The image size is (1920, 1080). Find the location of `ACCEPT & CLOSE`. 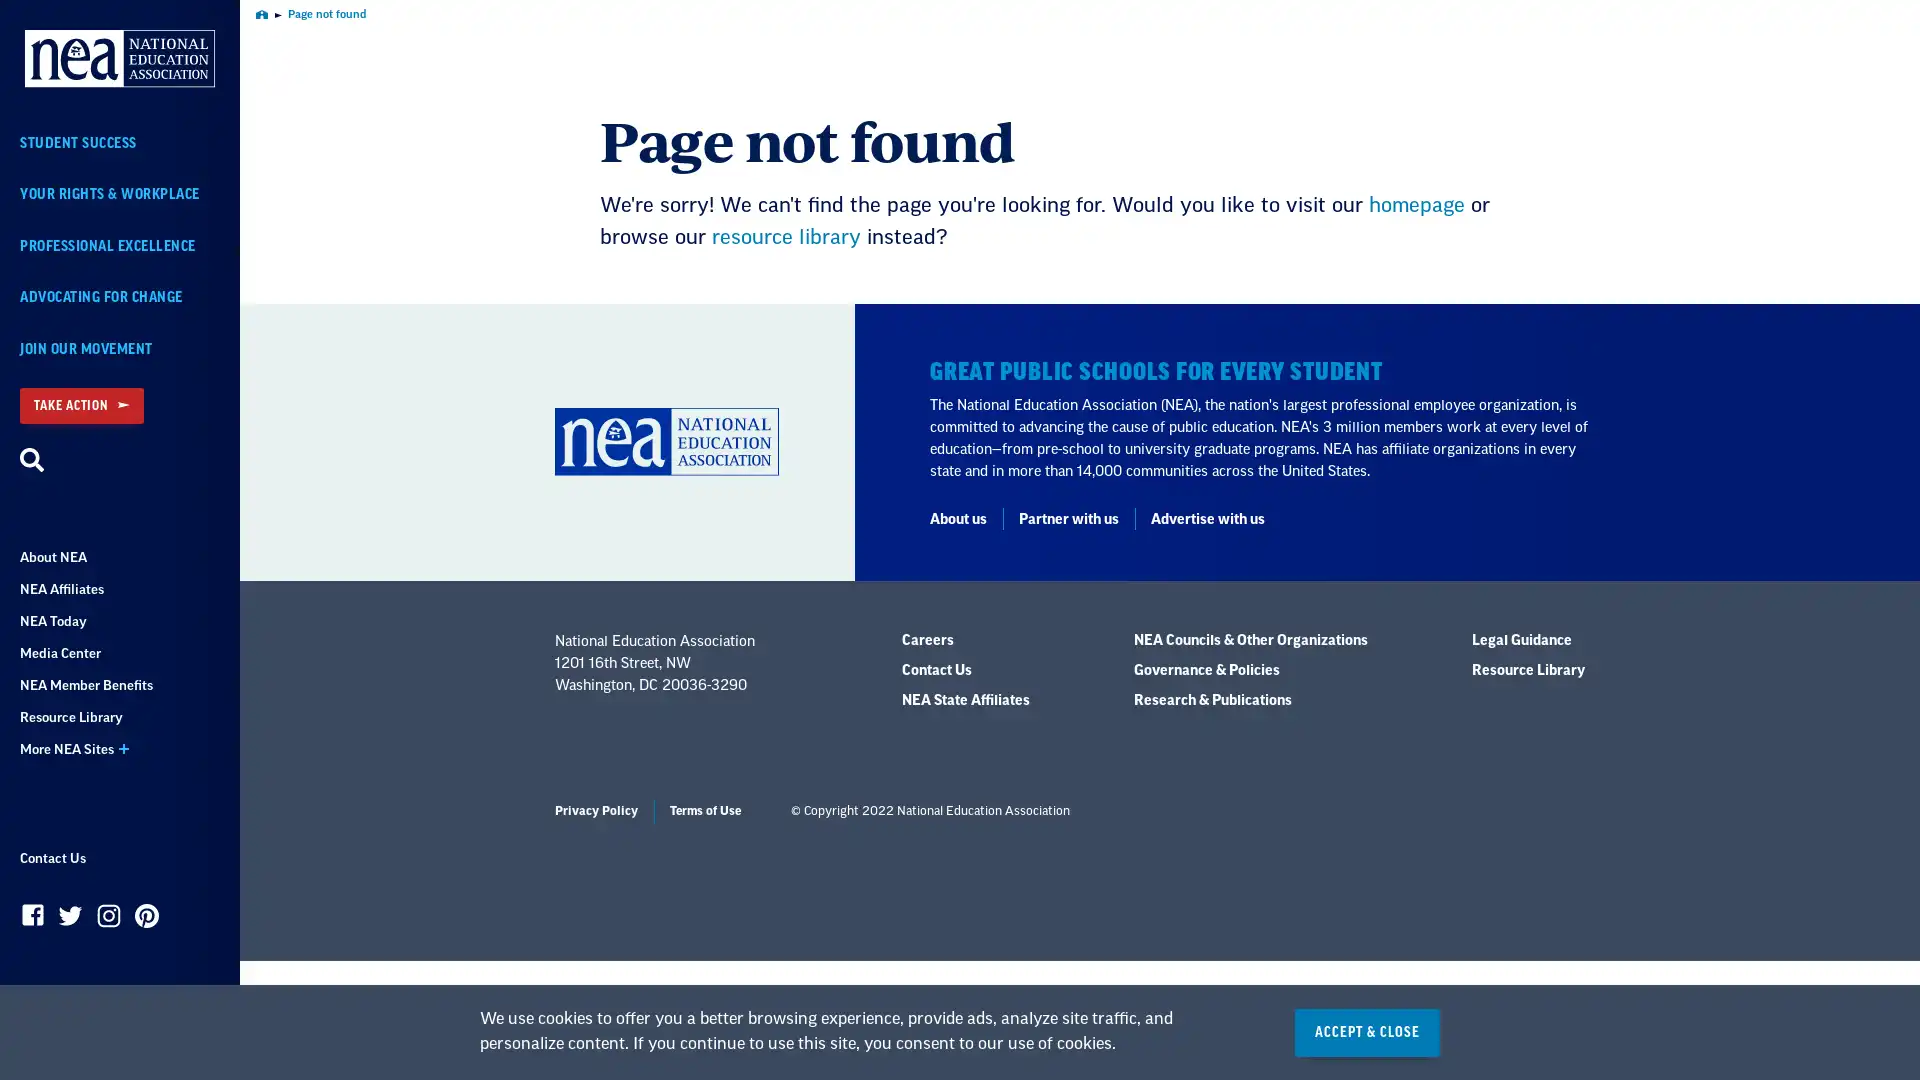

ACCEPT & CLOSE is located at coordinates (1366, 1032).